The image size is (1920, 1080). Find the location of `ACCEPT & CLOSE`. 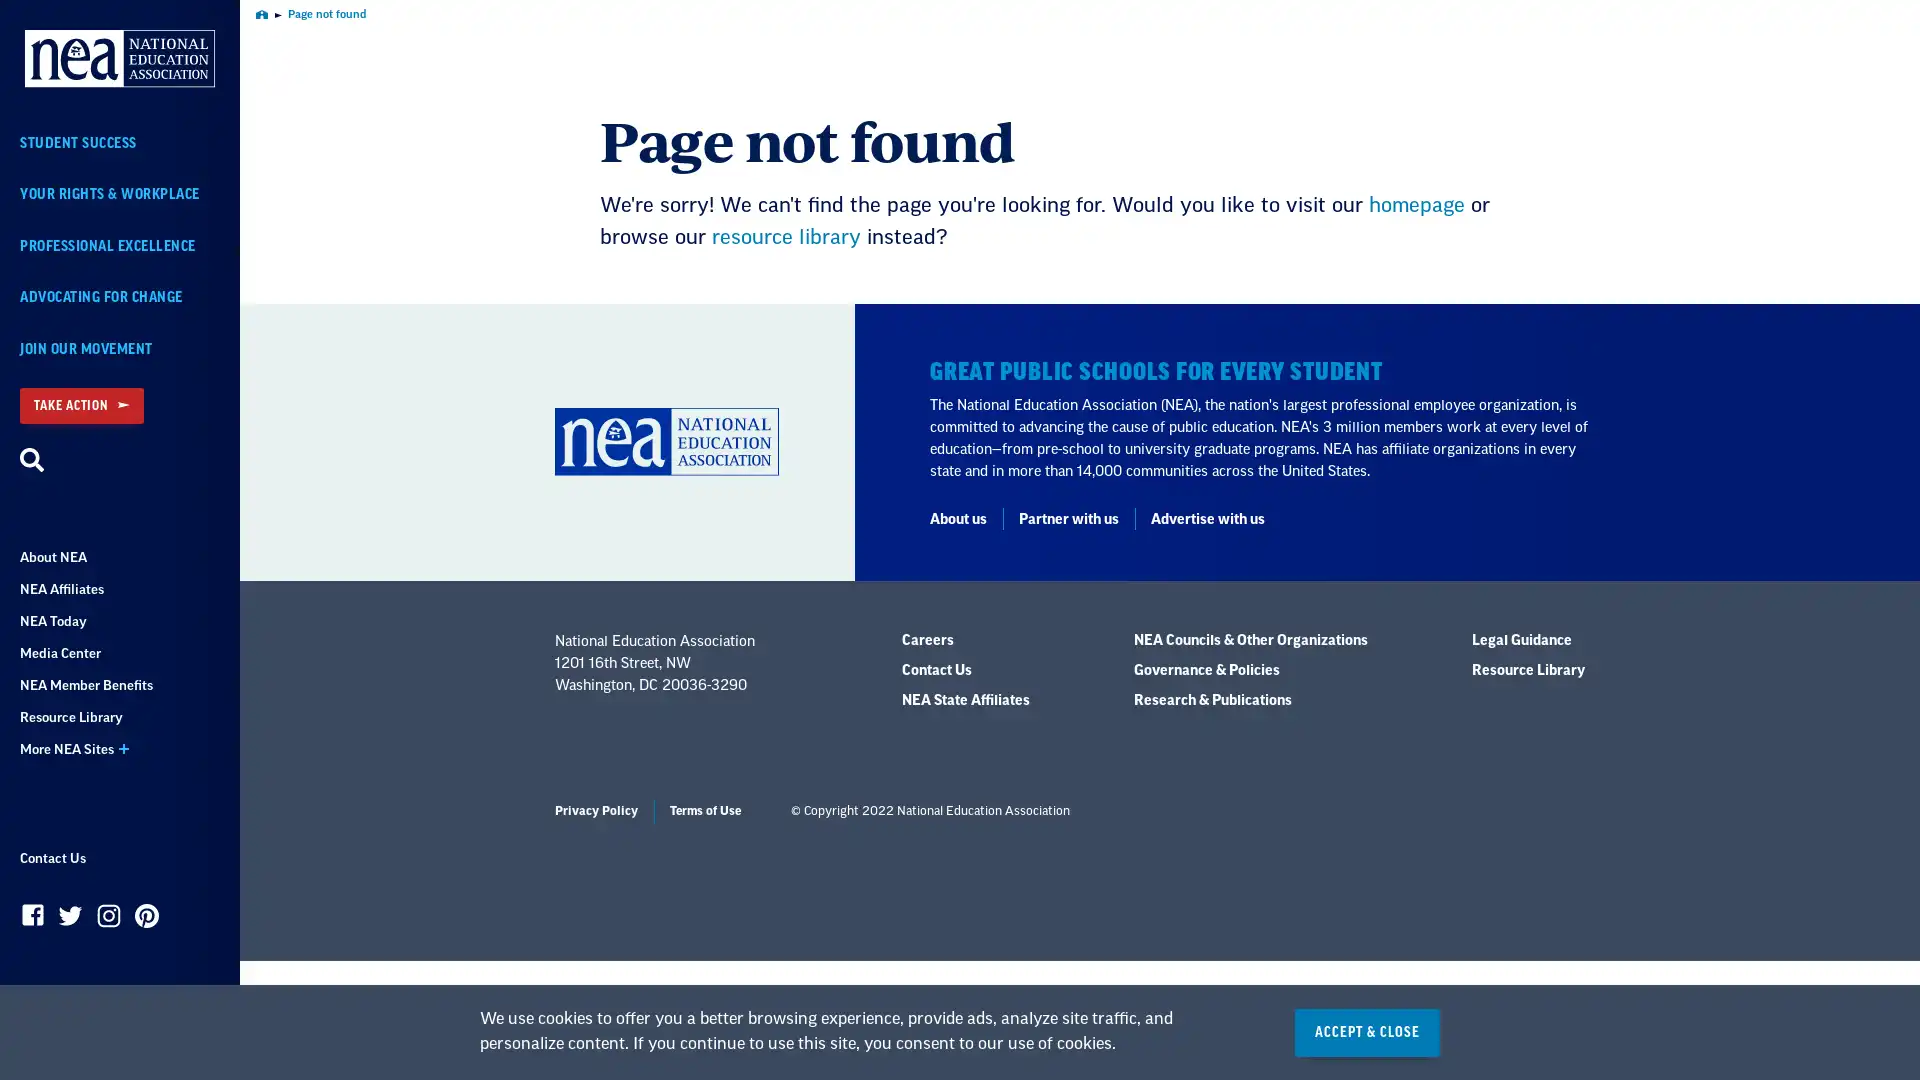

ACCEPT & CLOSE is located at coordinates (1366, 1032).